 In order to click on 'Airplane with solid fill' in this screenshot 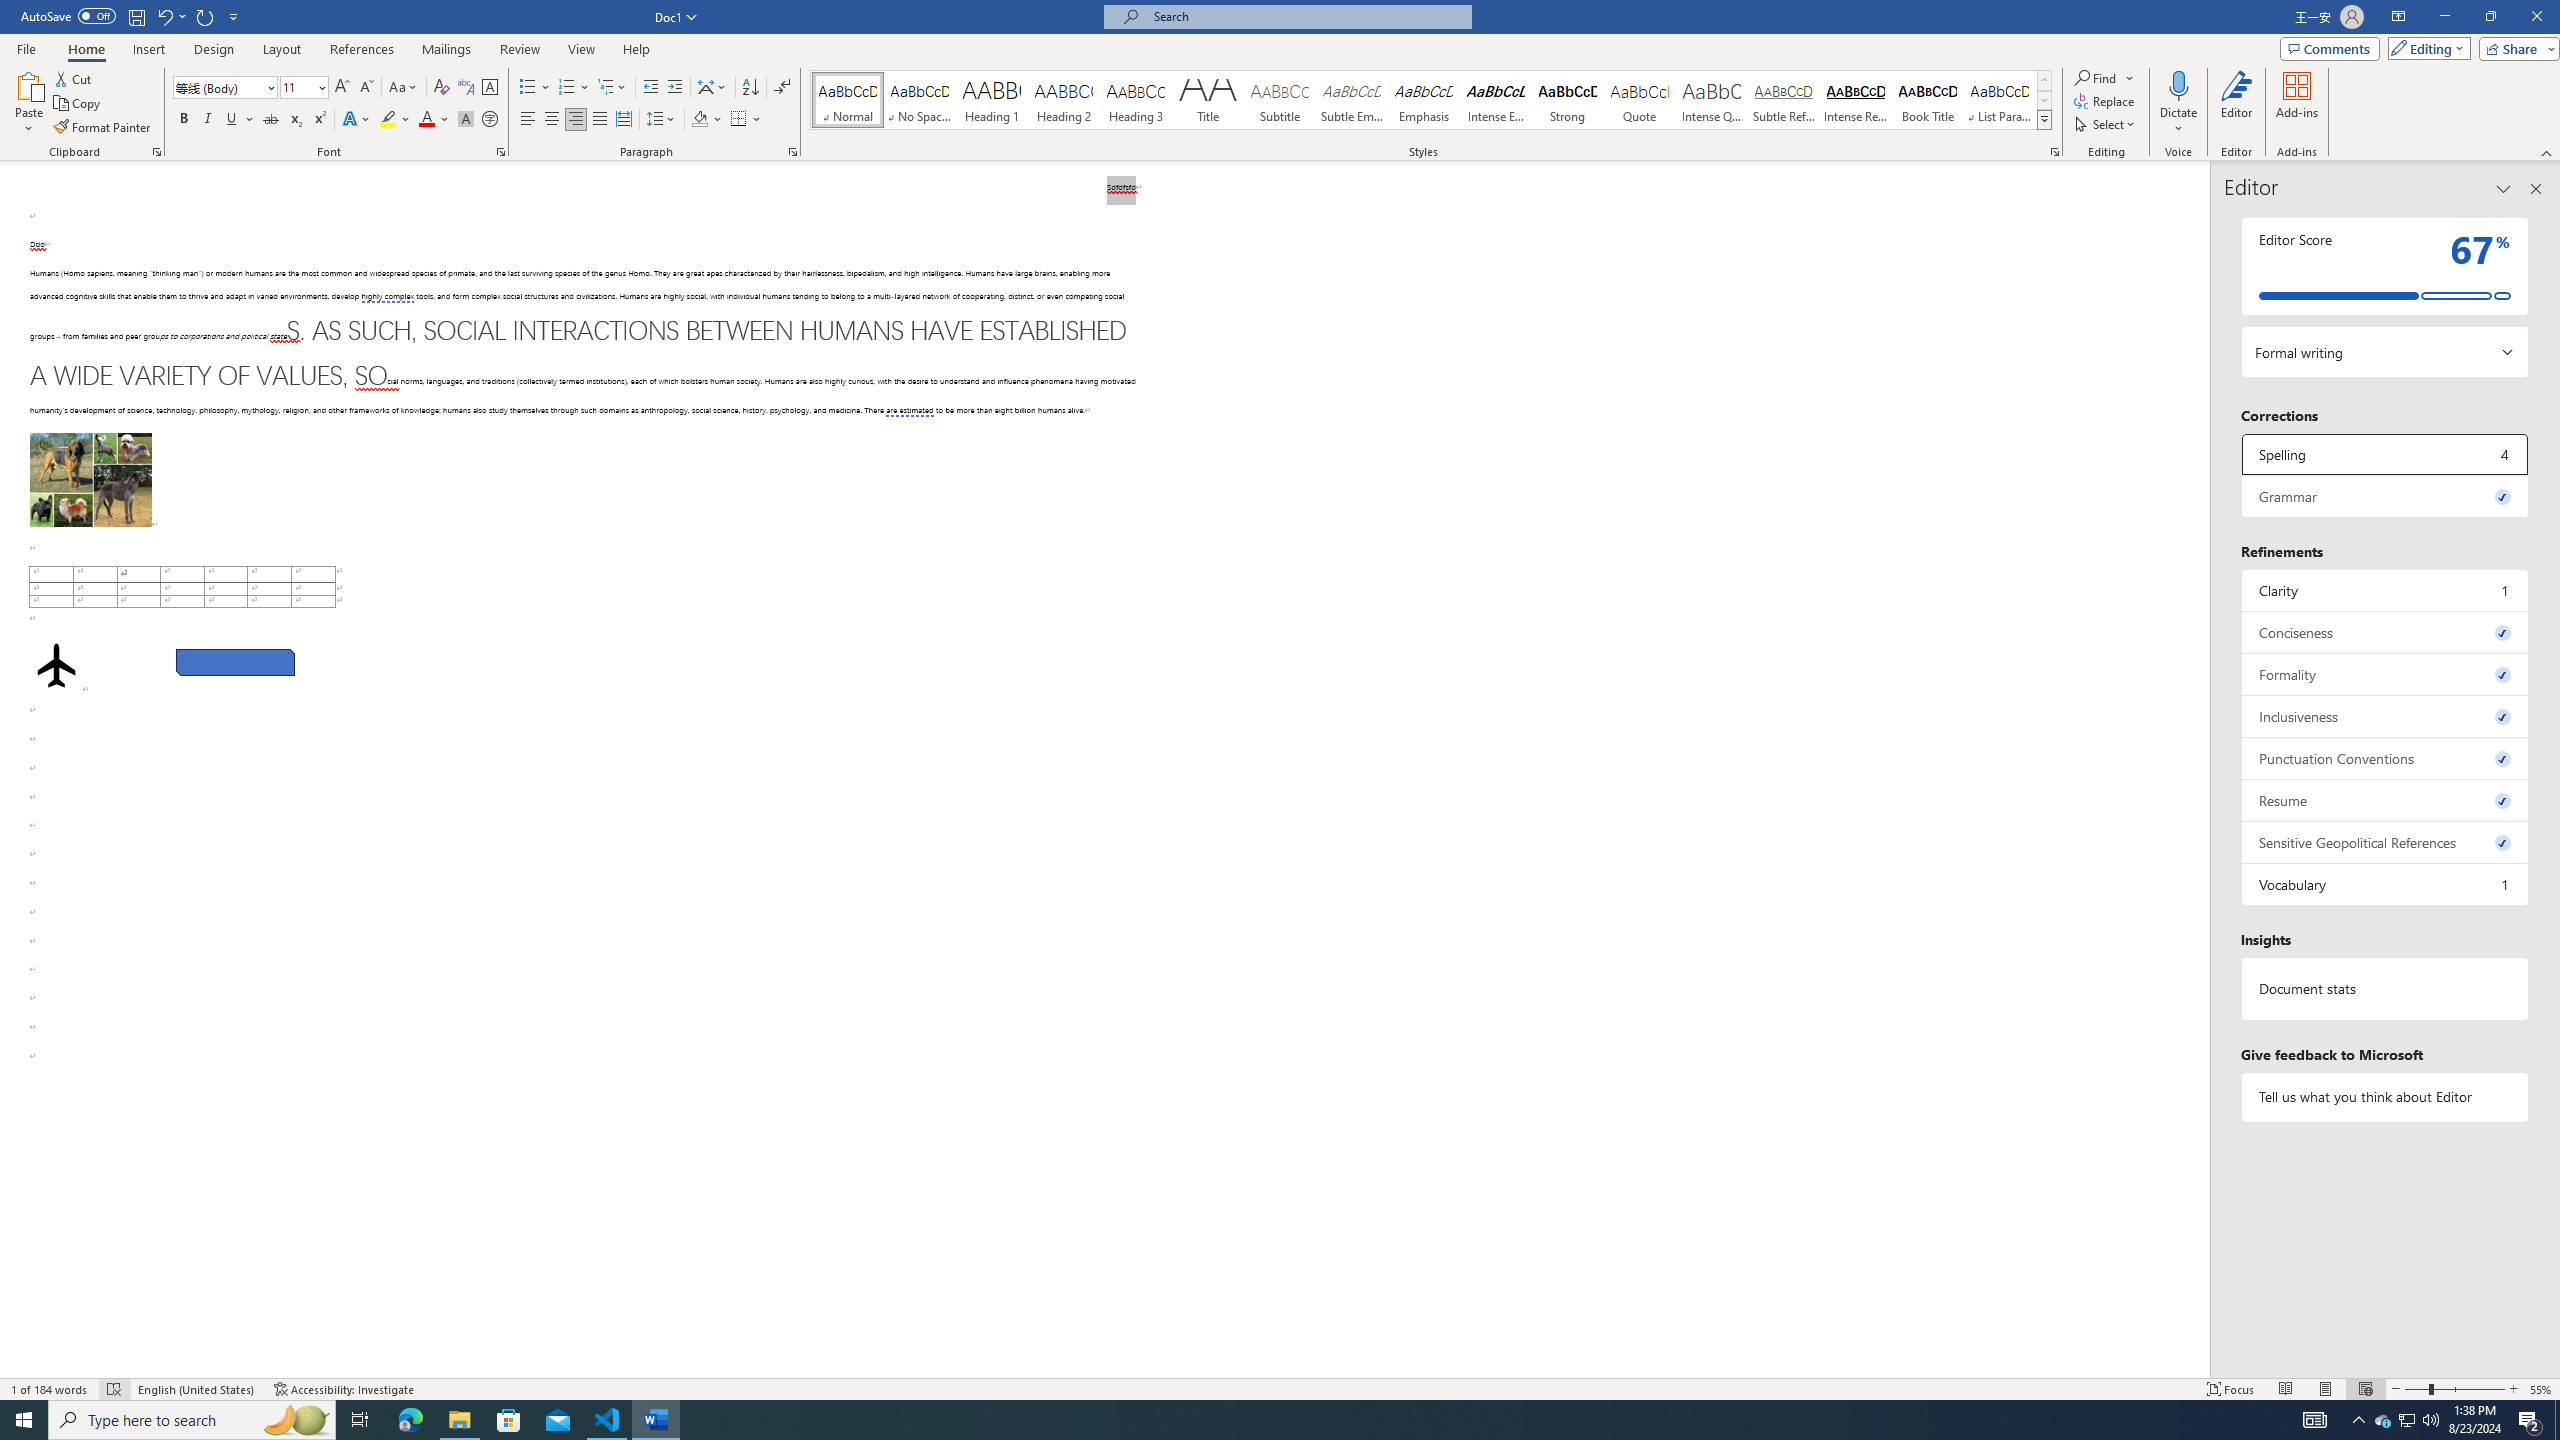, I will do `click(56, 666)`.